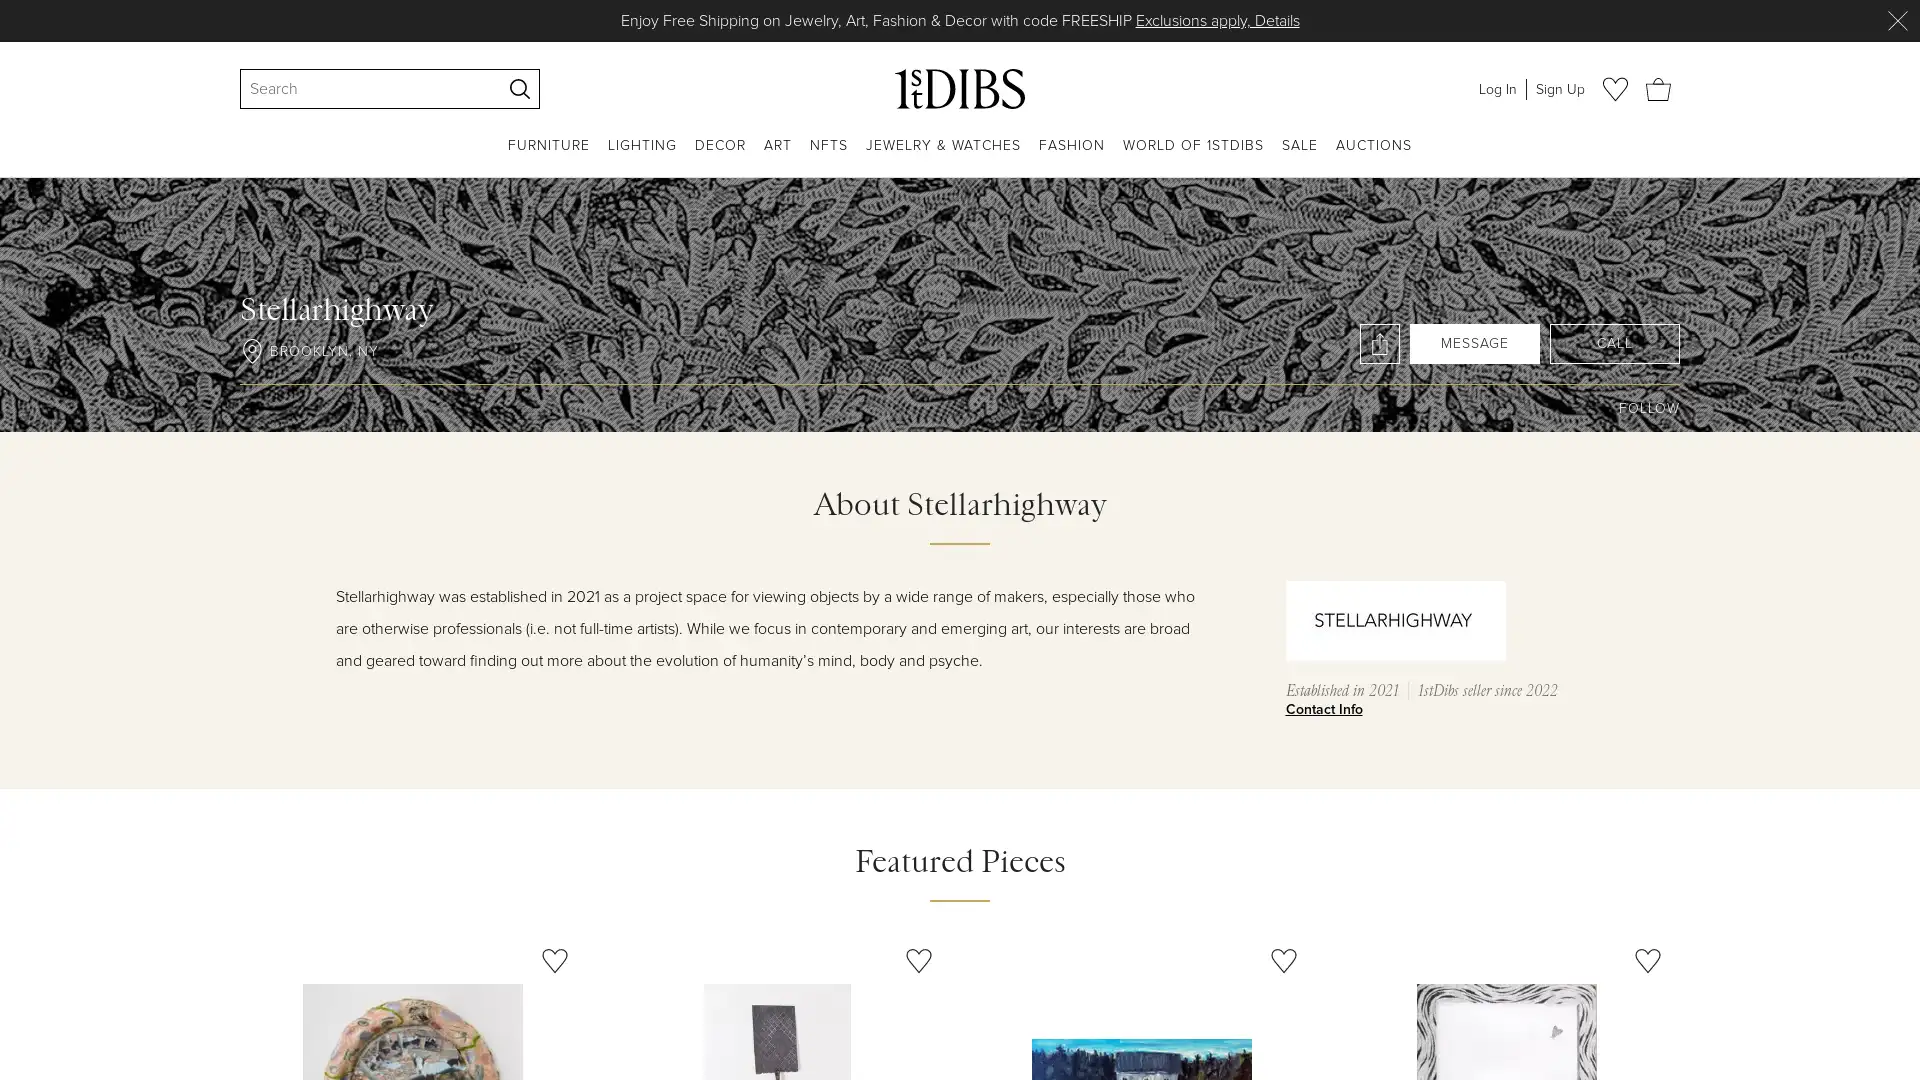  I want to click on Clear search terms, so click(486, 87).